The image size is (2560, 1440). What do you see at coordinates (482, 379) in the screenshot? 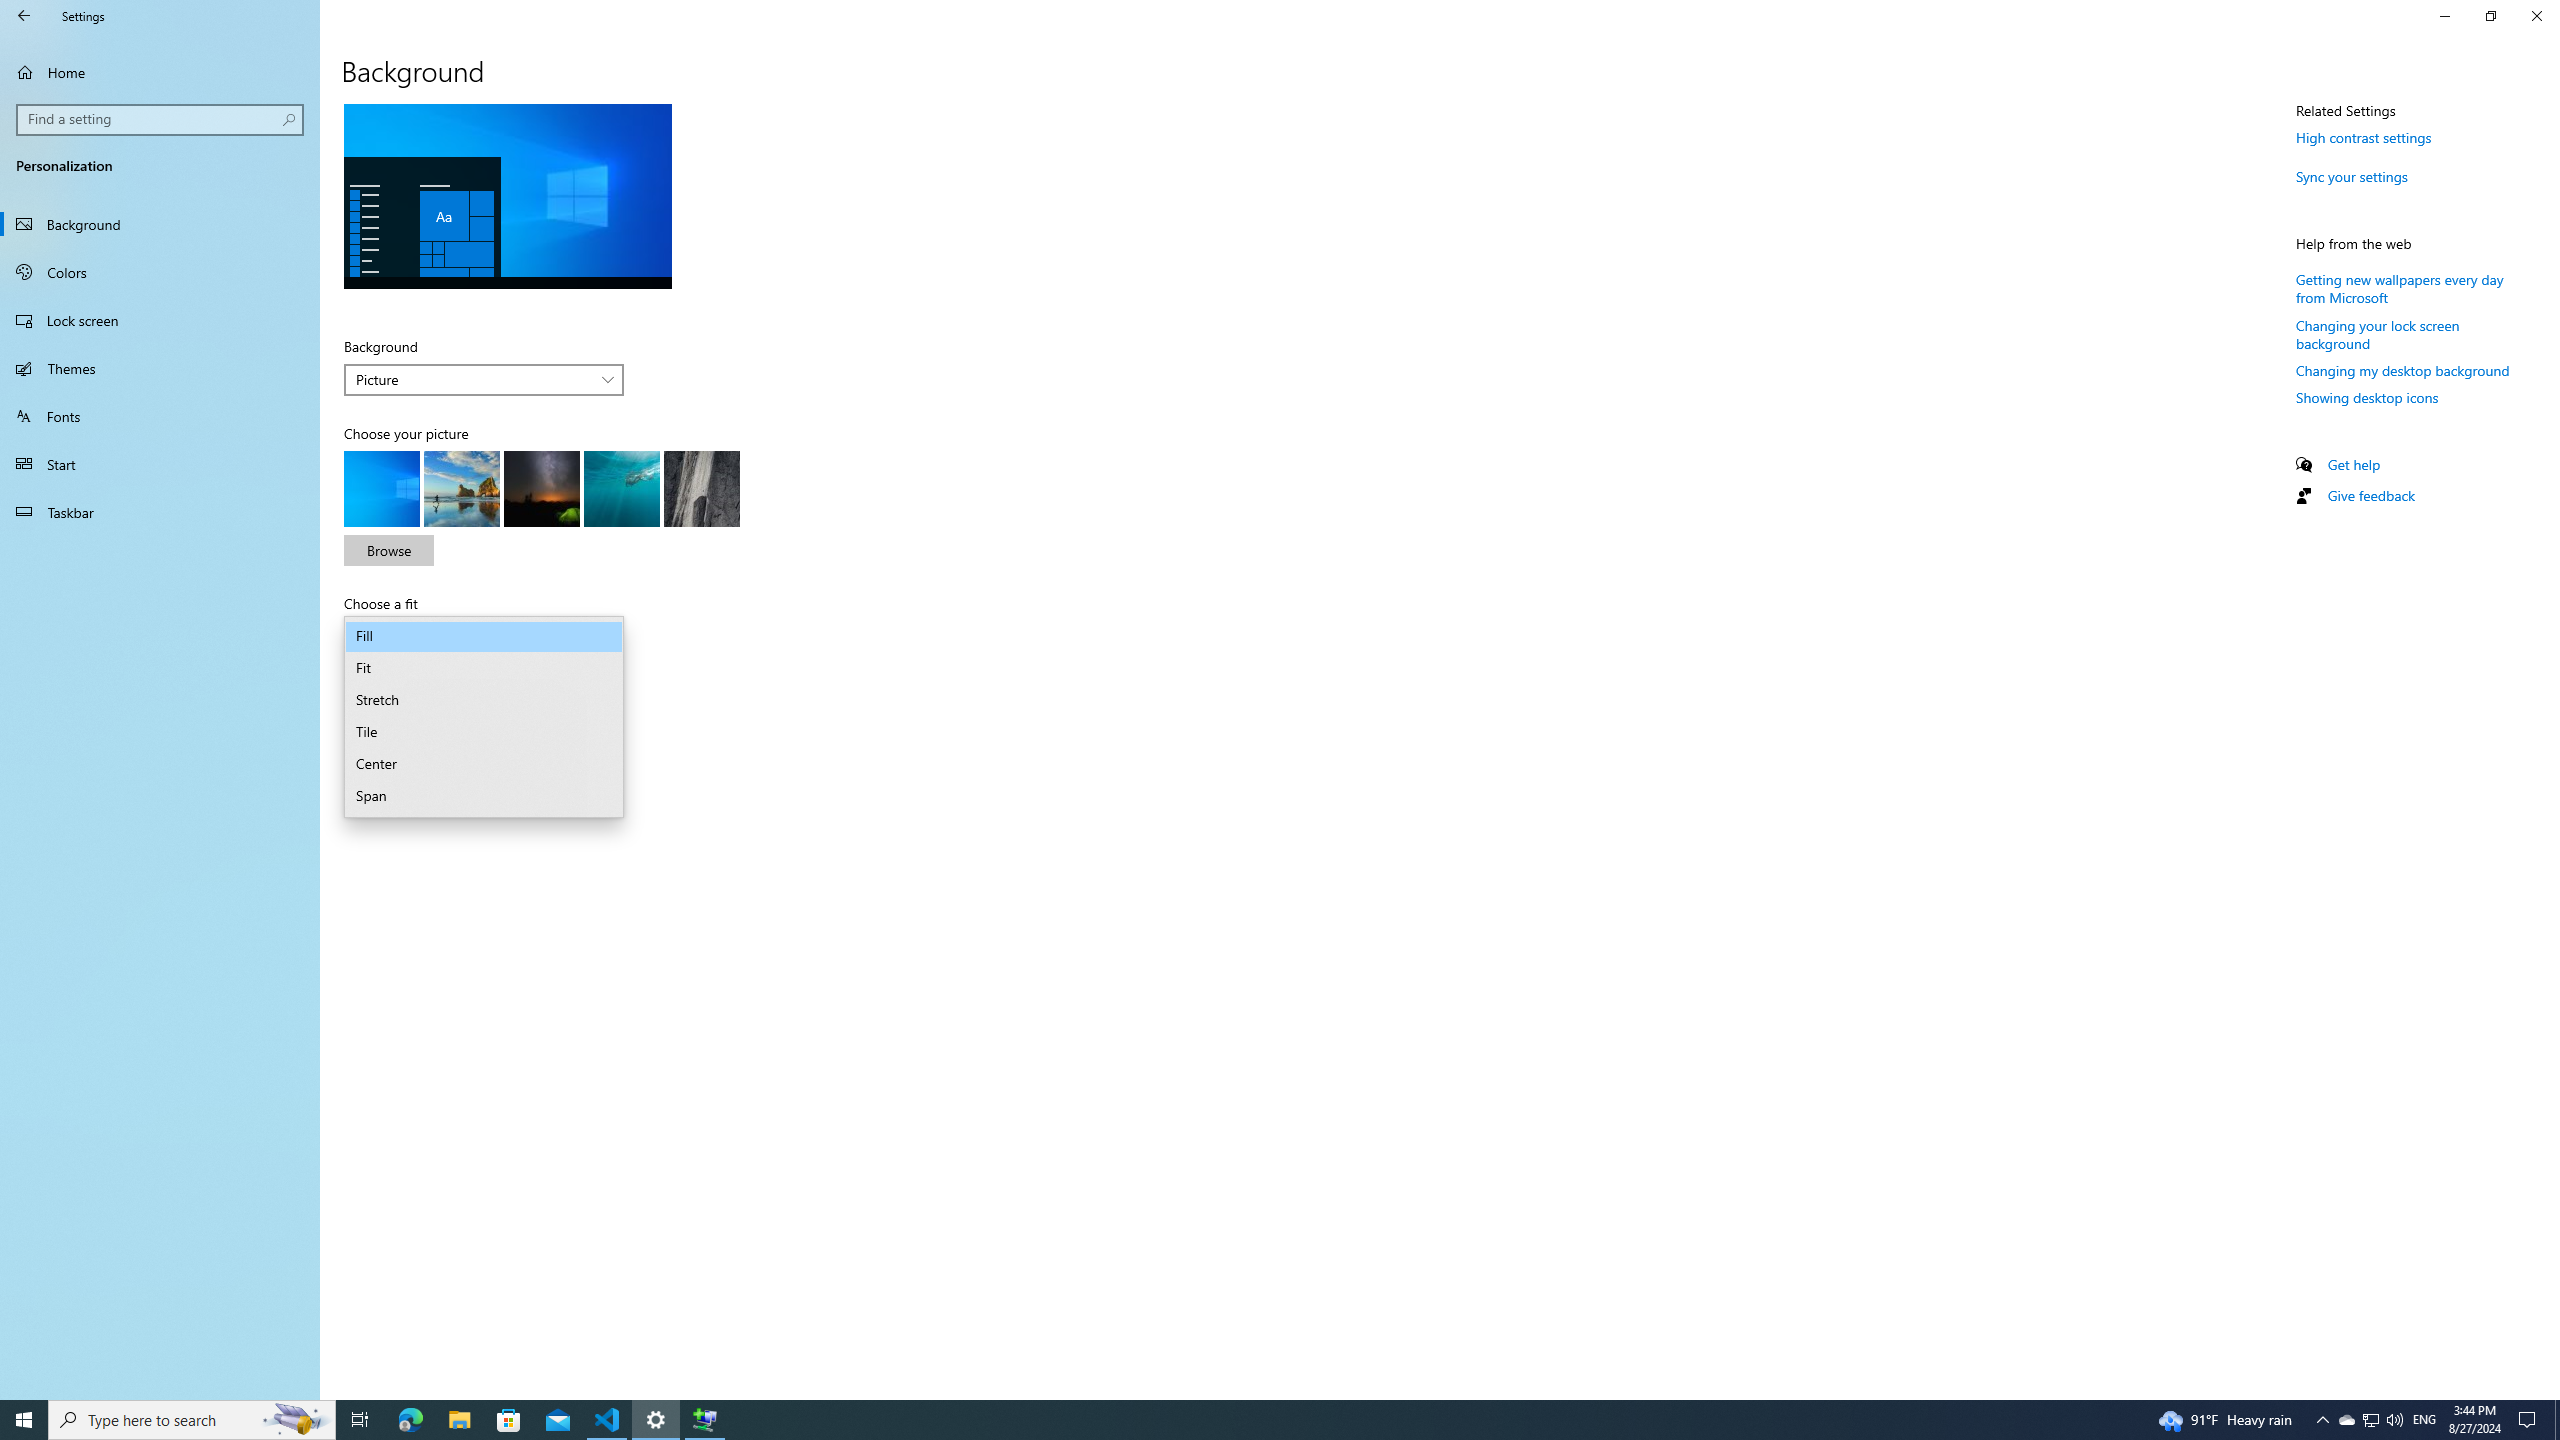
I see `'Background'` at bounding box center [482, 379].